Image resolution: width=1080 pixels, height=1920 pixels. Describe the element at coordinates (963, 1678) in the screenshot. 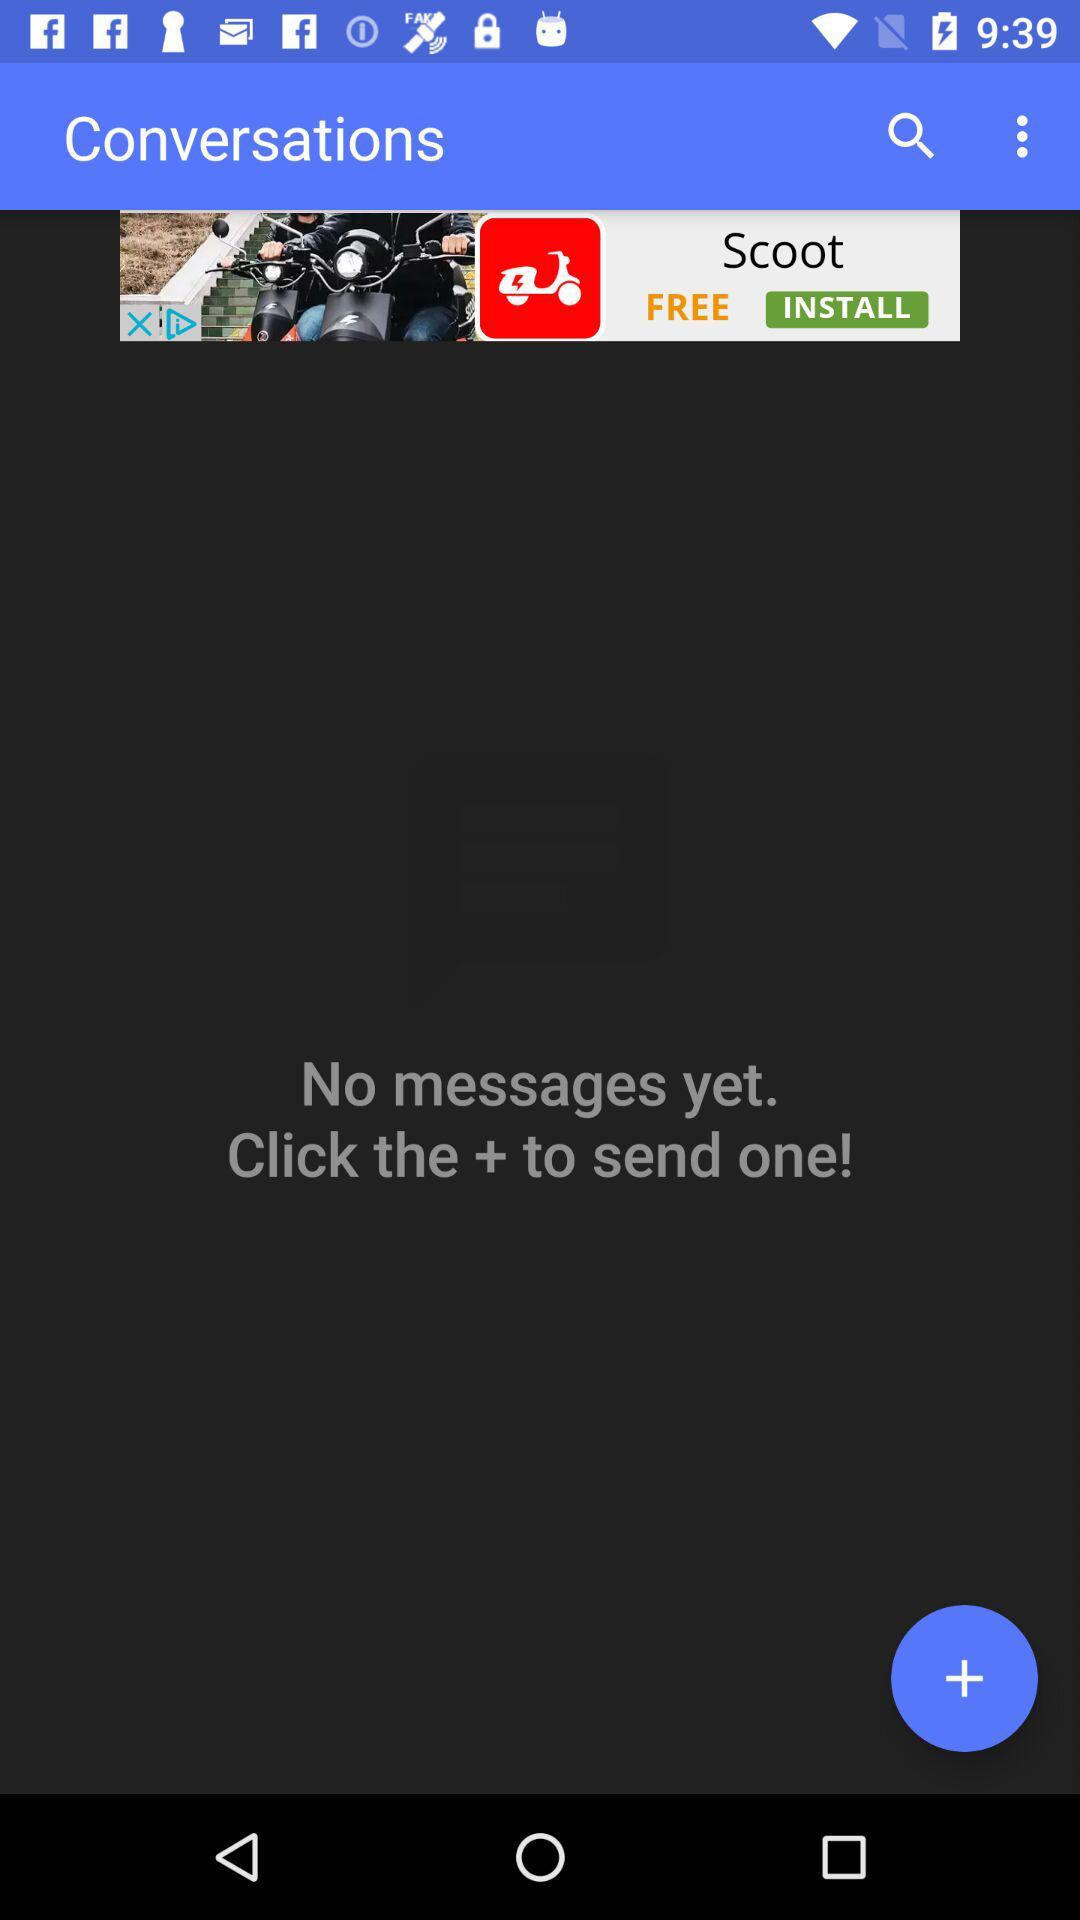

I see `the add icon` at that location.